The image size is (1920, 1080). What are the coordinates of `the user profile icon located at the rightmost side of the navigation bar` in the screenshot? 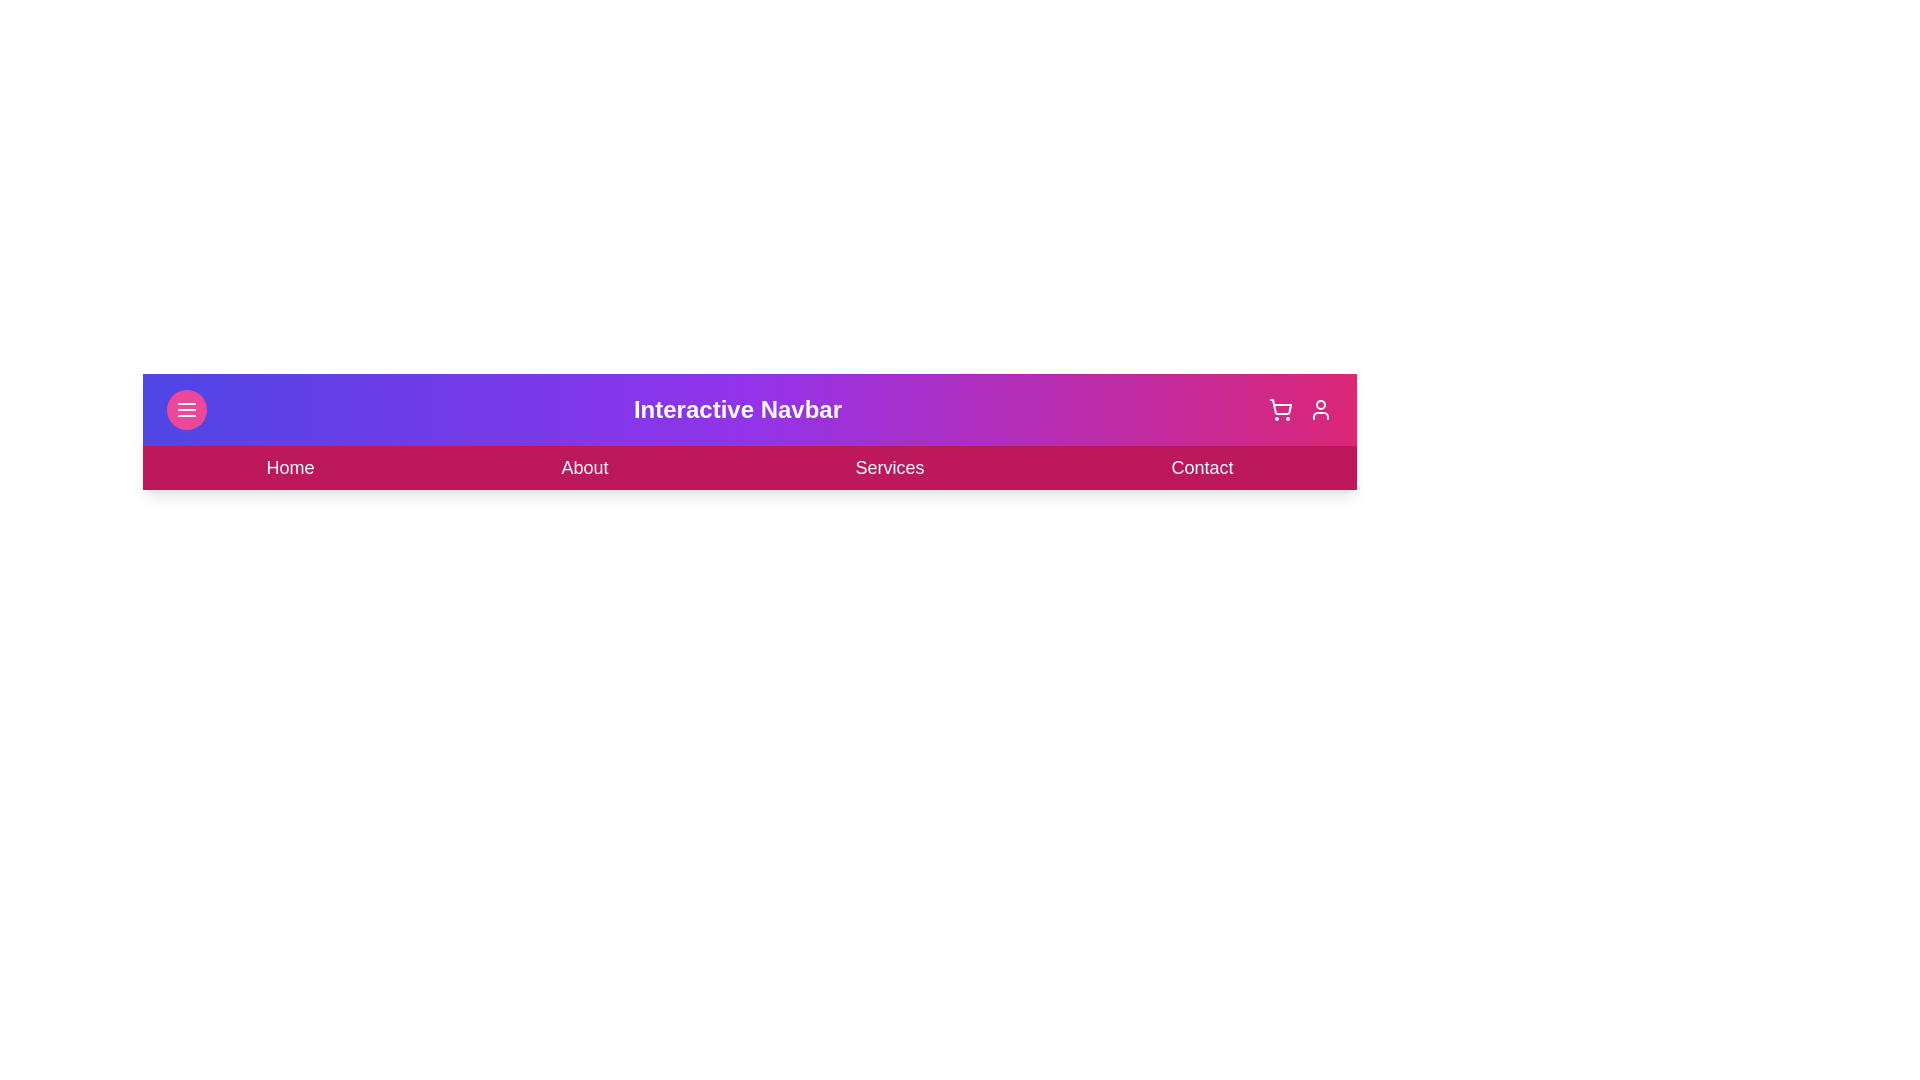 It's located at (1320, 408).